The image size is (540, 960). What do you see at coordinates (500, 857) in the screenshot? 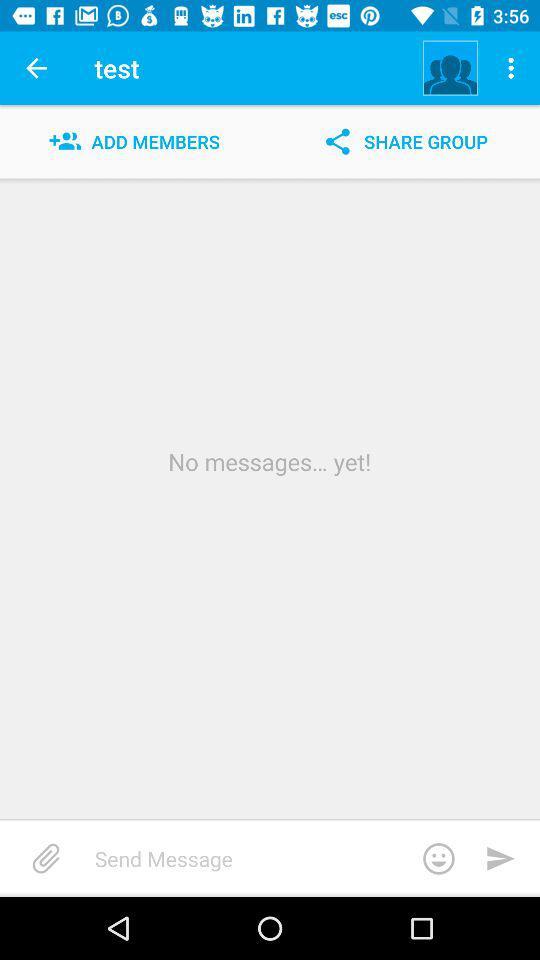
I see `the send icon` at bounding box center [500, 857].